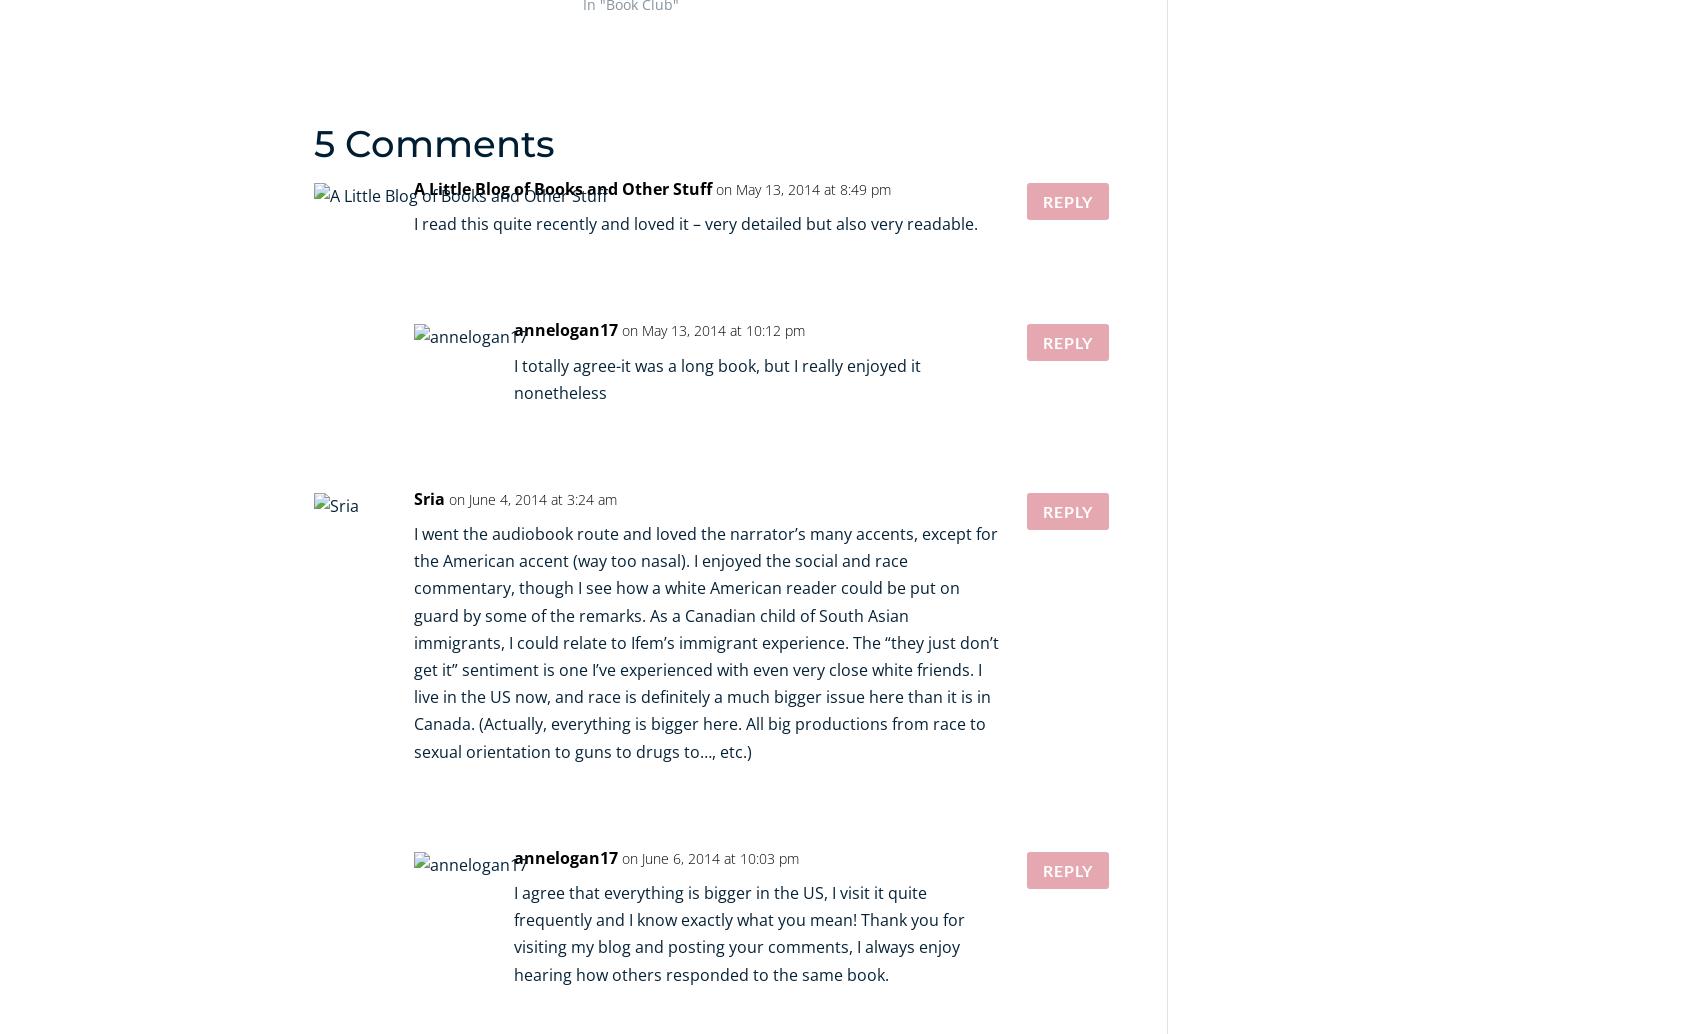 The image size is (1707, 1034). I want to click on 'I read this quite recently and loved it – very detailed but also very readable.', so click(694, 223).